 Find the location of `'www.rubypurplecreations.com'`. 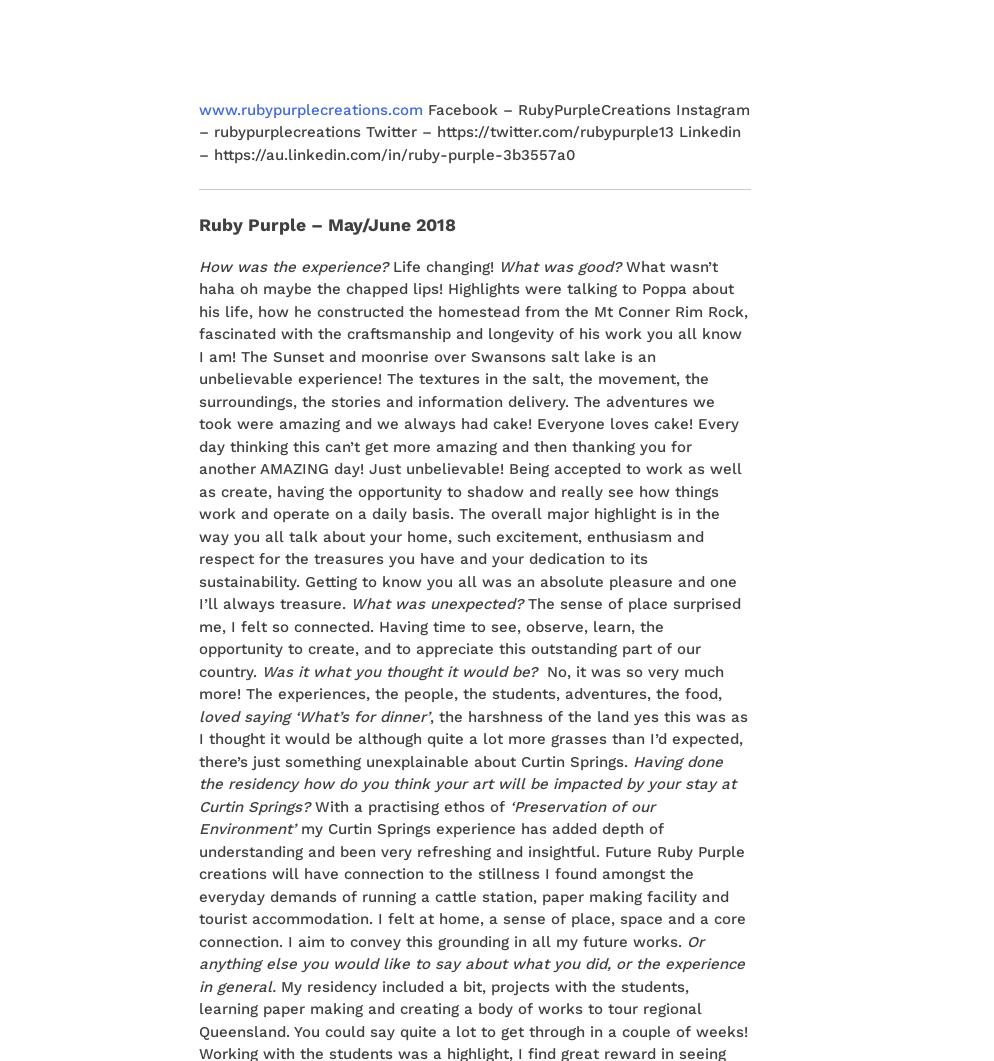

'www.rubypurplecreations.com' is located at coordinates (311, 108).